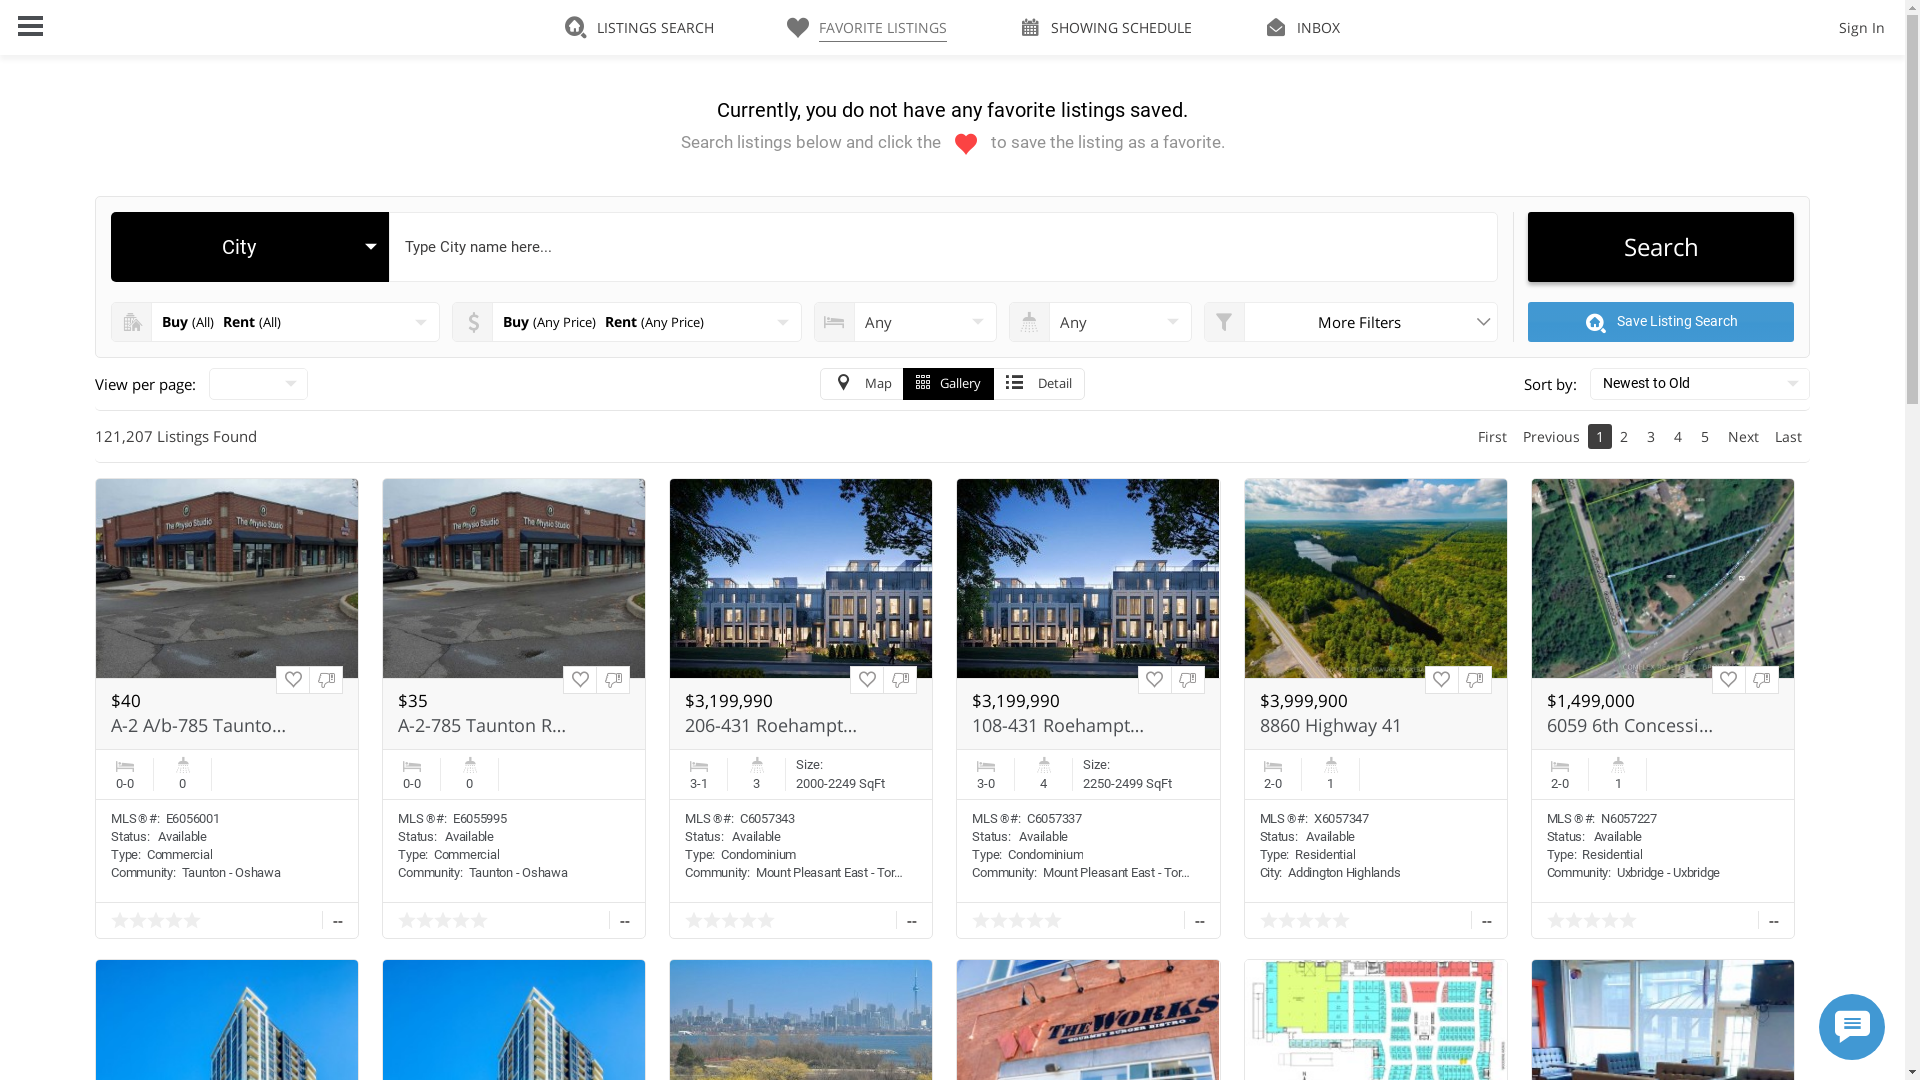  Describe the element at coordinates (1588, 384) in the screenshot. I see `'Newest to Old'` at that location.